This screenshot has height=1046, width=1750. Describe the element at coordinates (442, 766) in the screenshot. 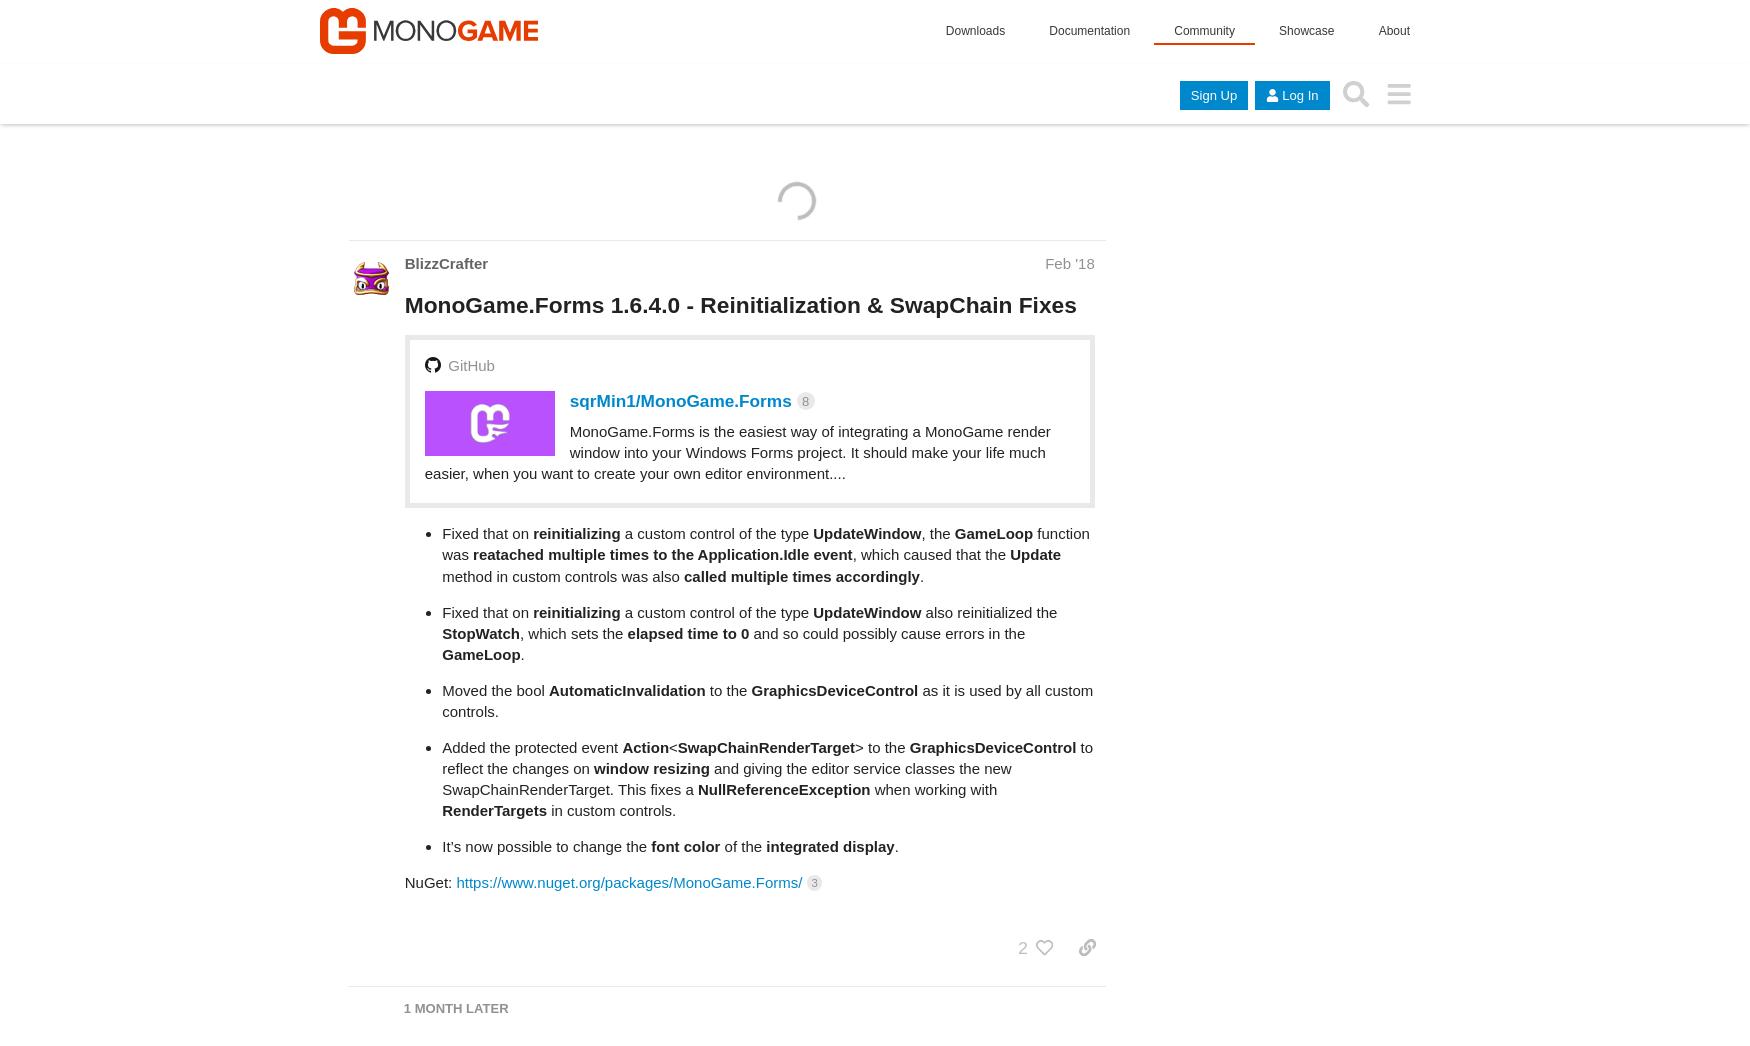

I see `'It’s now possible to change the'` at that location.